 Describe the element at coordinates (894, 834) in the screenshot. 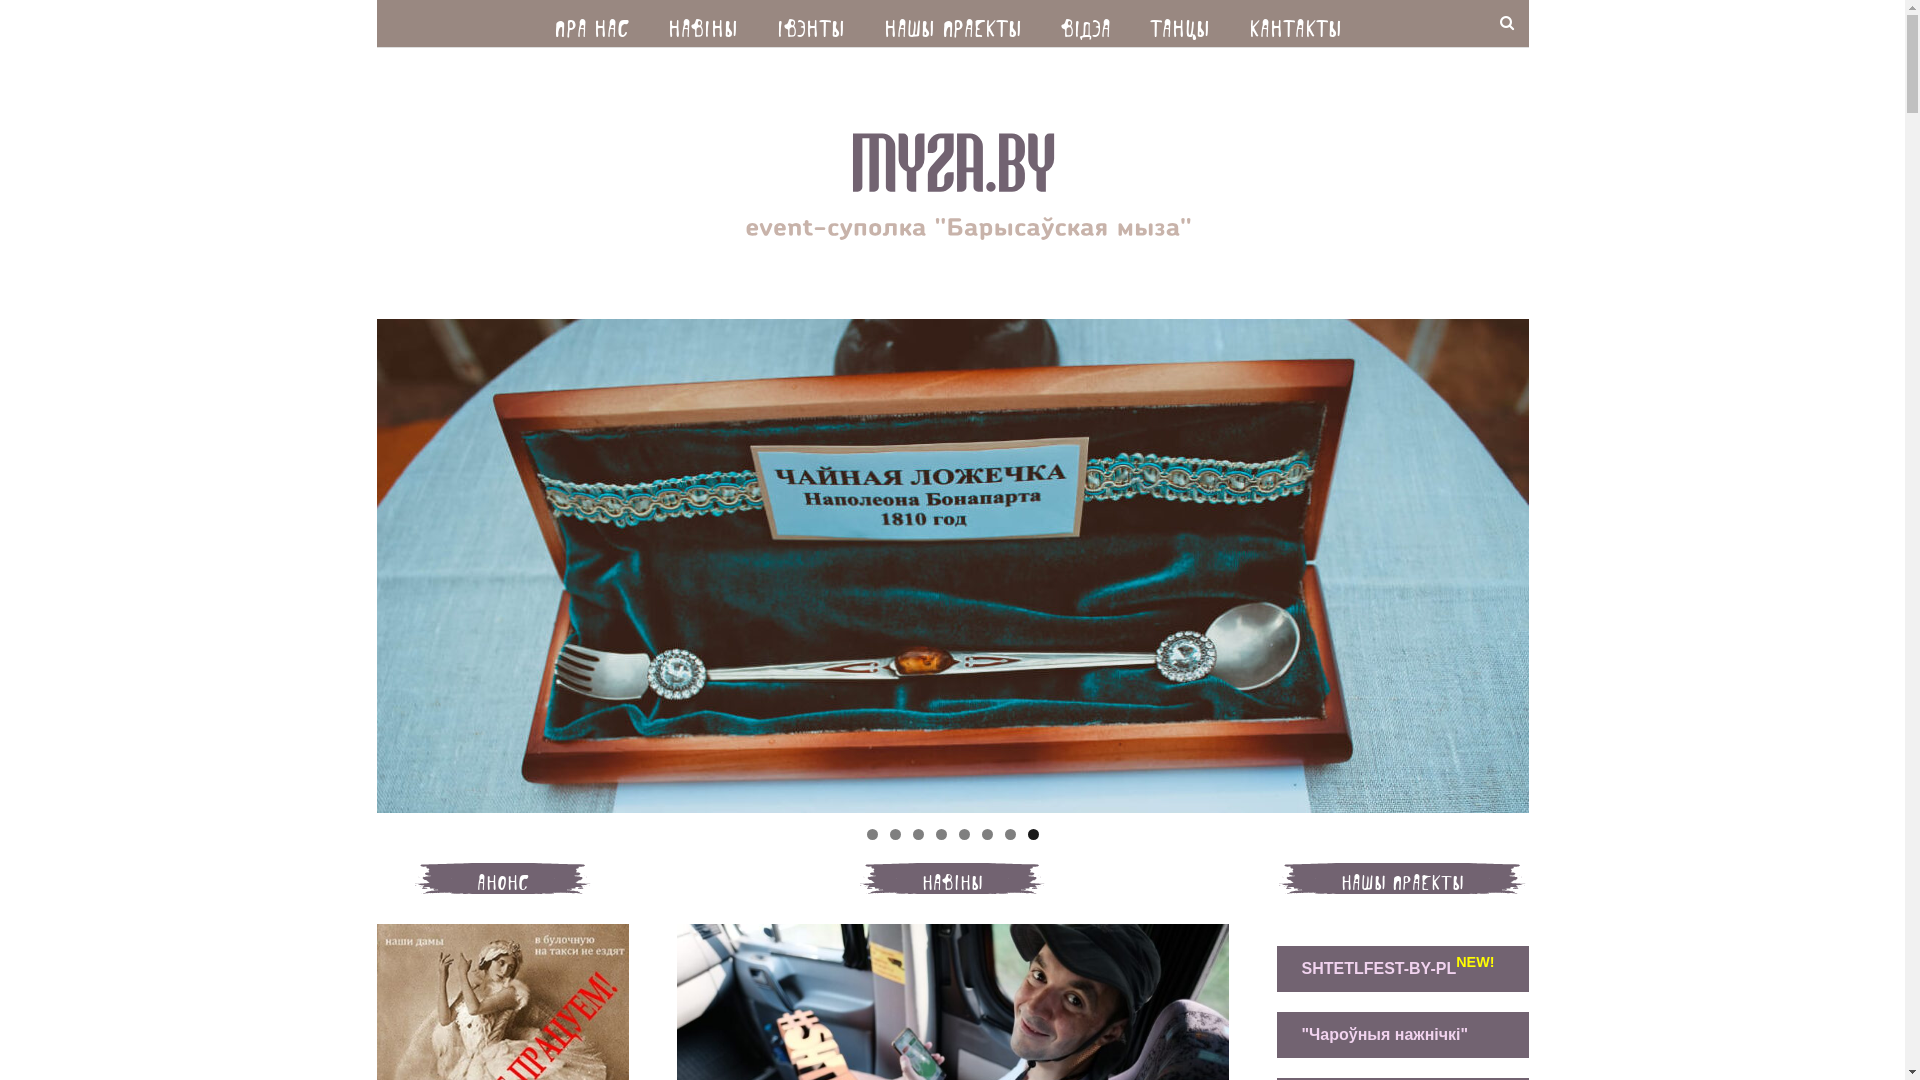

I see `'2'` at that location.